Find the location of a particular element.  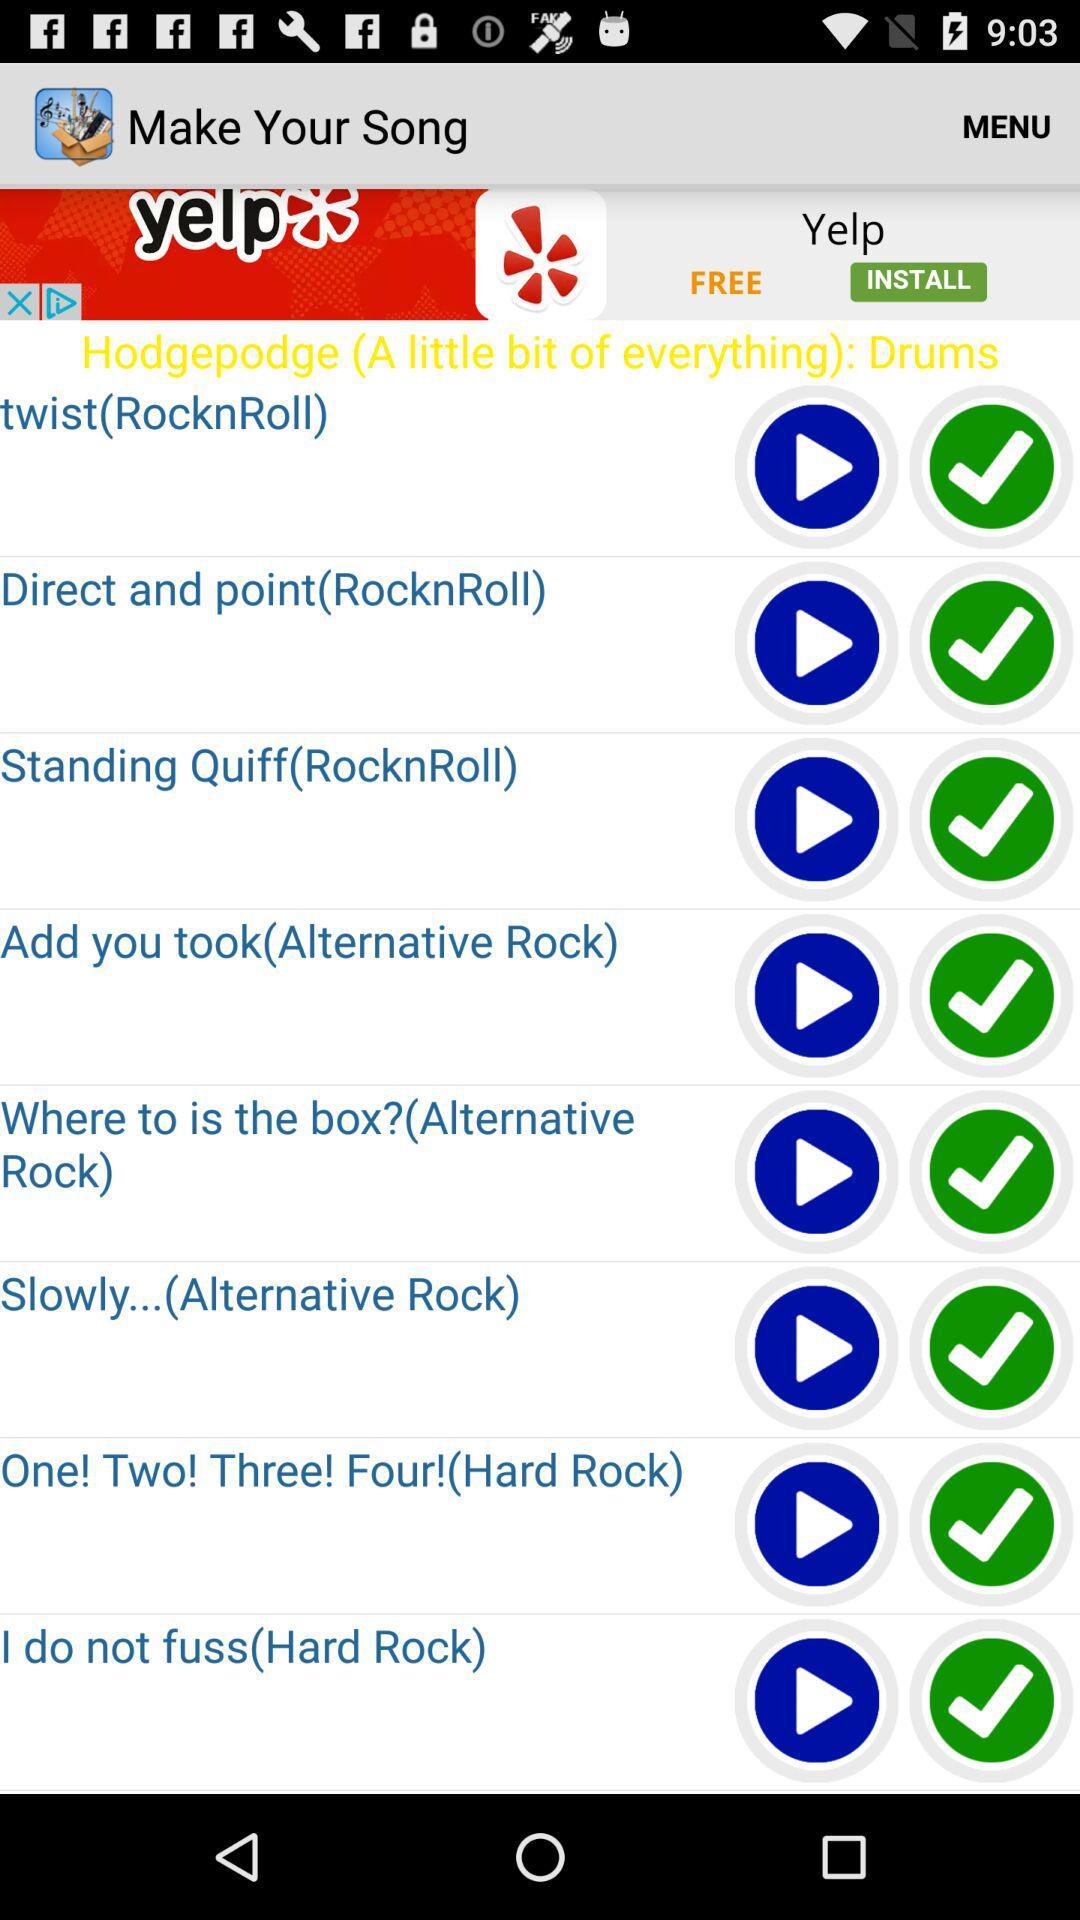

song is located at coordinates (817, 1701).